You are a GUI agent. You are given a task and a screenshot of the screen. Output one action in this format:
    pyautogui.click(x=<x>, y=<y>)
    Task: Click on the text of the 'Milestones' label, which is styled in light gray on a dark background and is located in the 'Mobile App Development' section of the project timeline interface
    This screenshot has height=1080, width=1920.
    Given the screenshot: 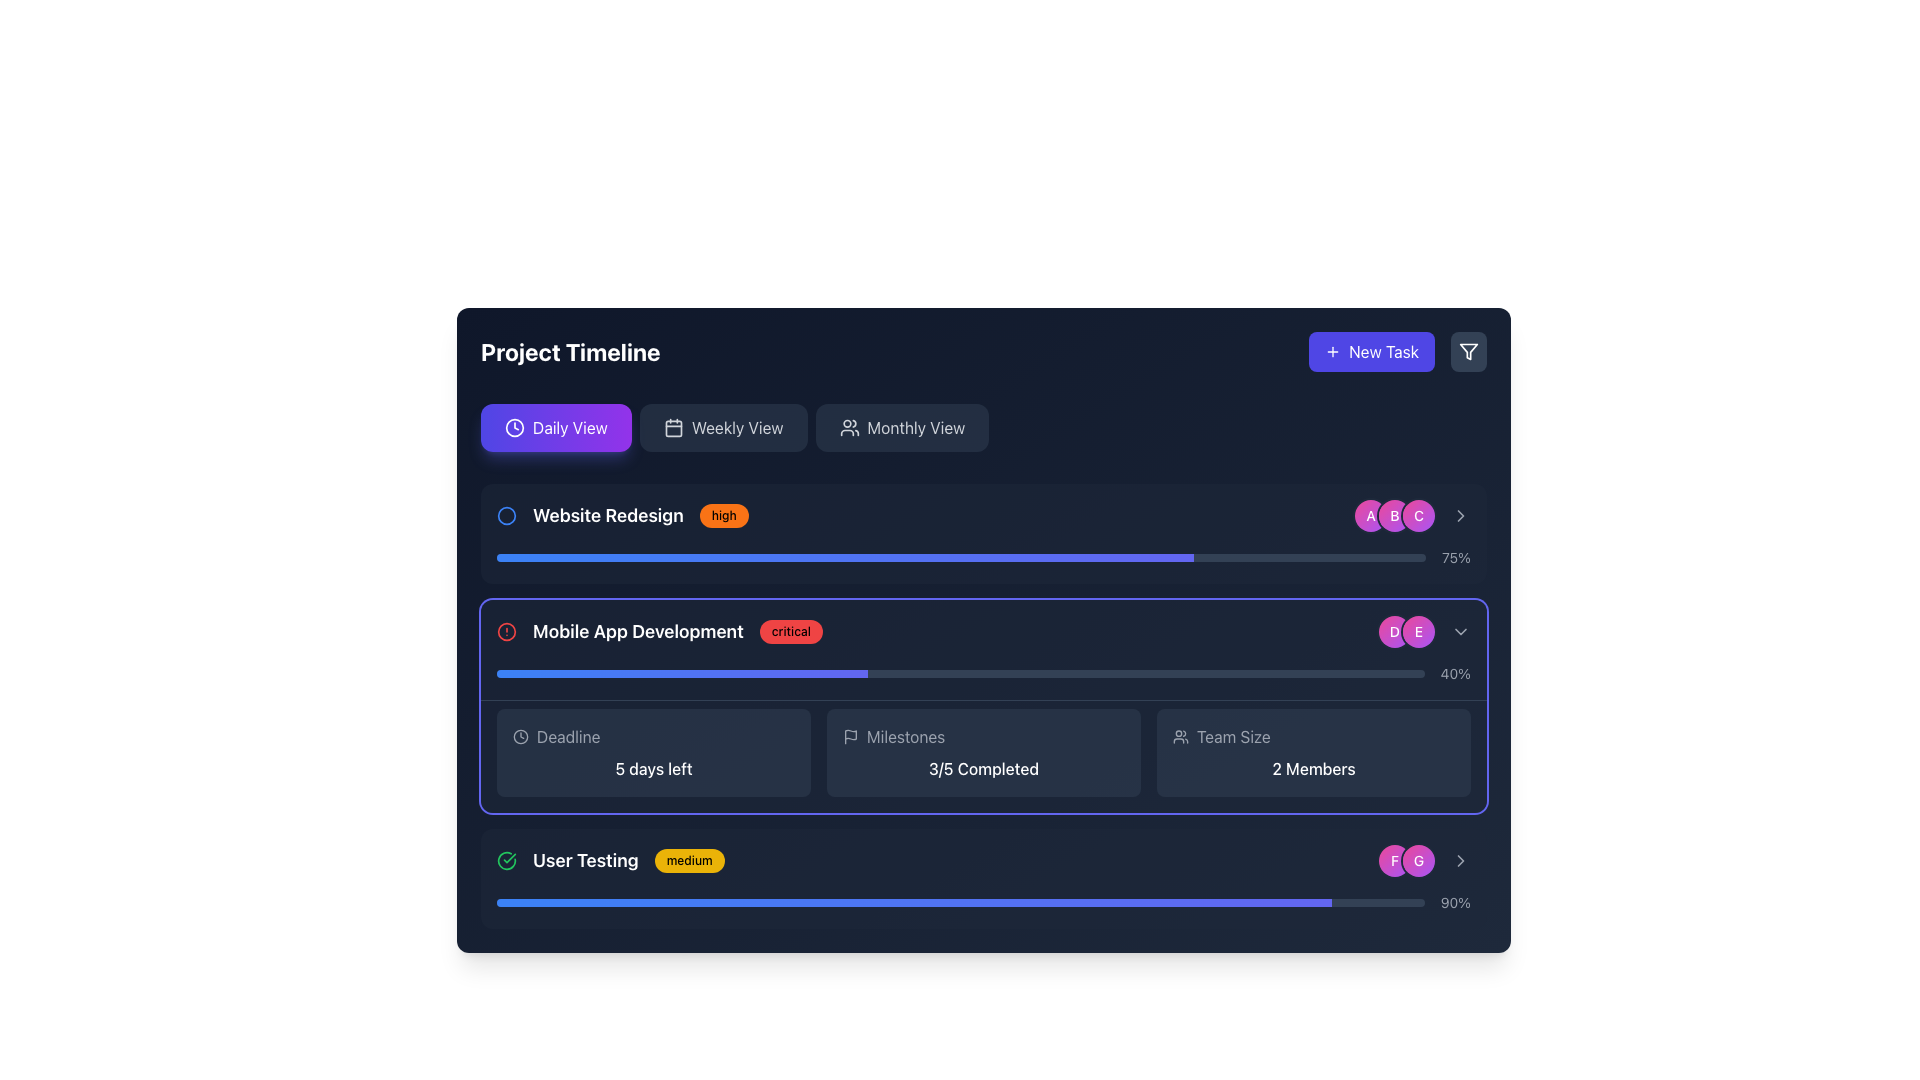 What is the action you would take?
    pyautogui.click(x=905, y=736)
    